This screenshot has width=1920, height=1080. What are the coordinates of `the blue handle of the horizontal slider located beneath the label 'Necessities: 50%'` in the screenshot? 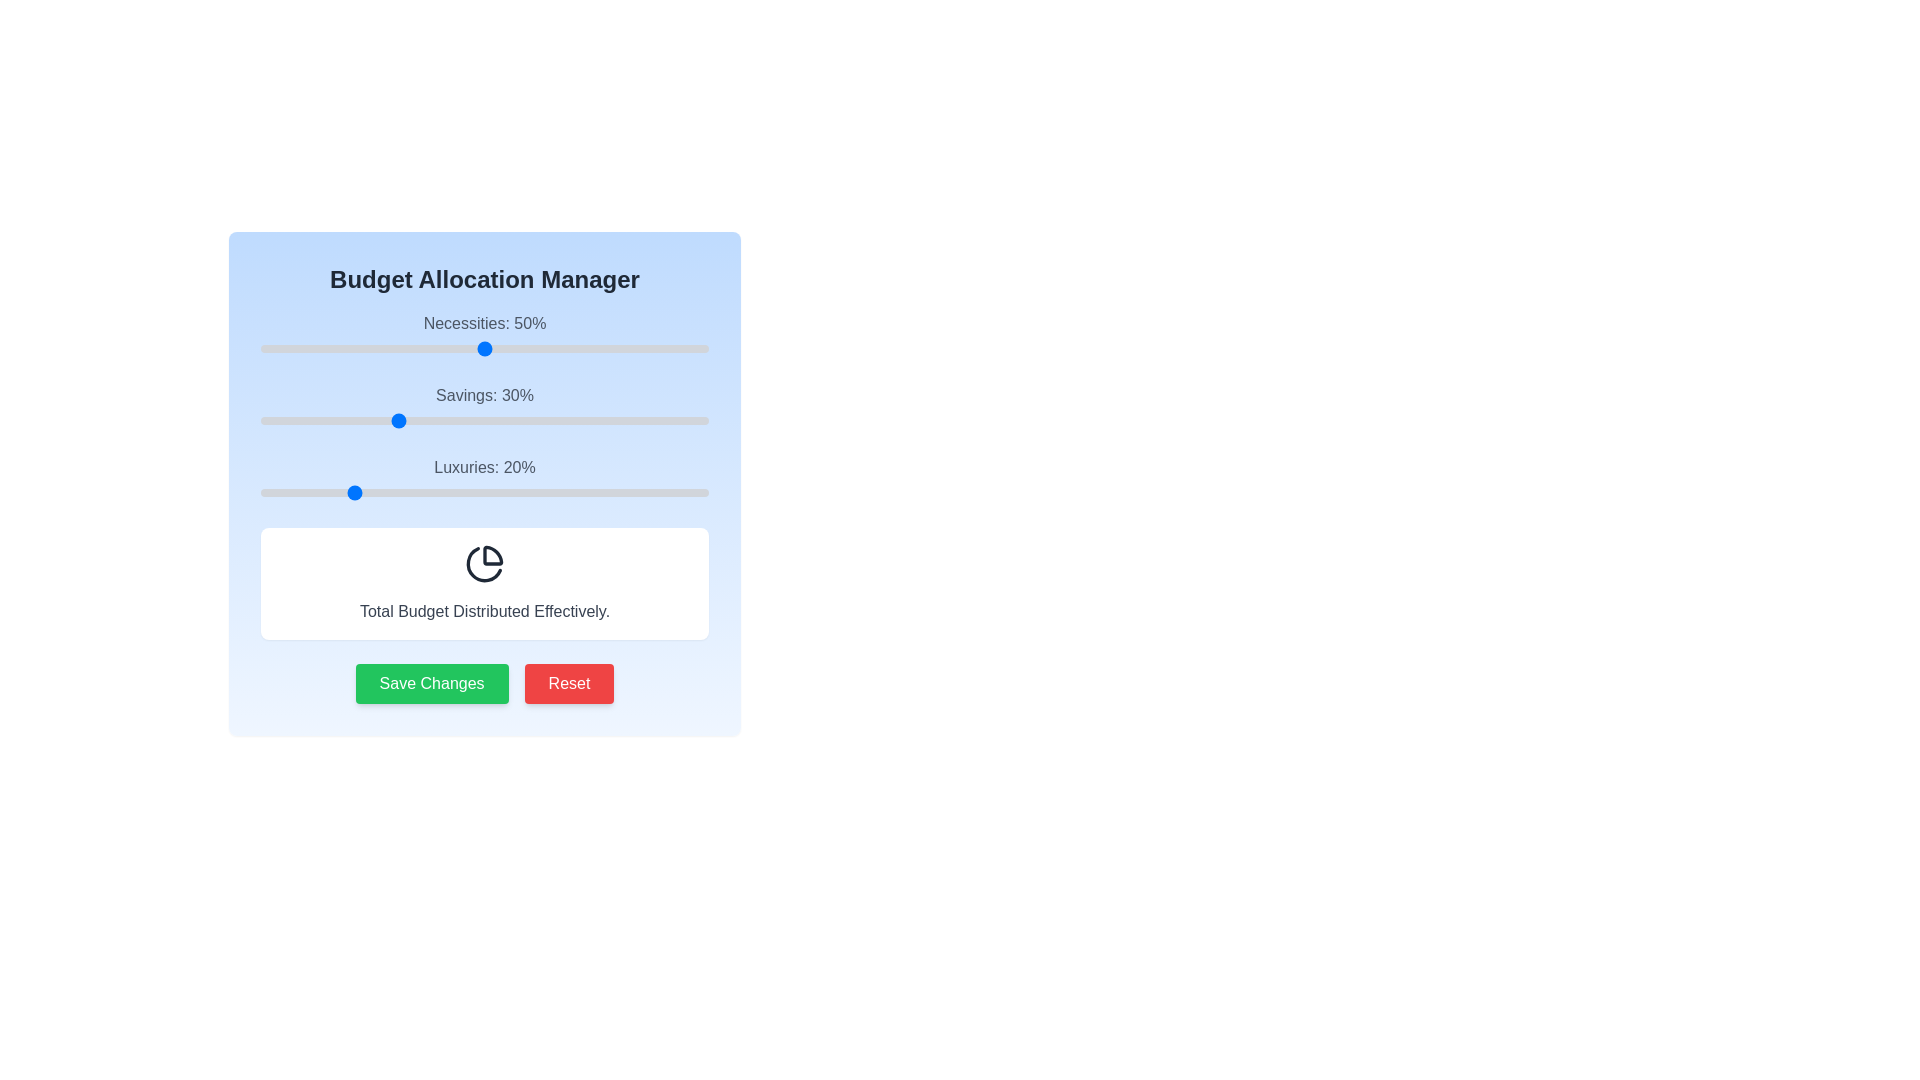 It's located at (484, 347).